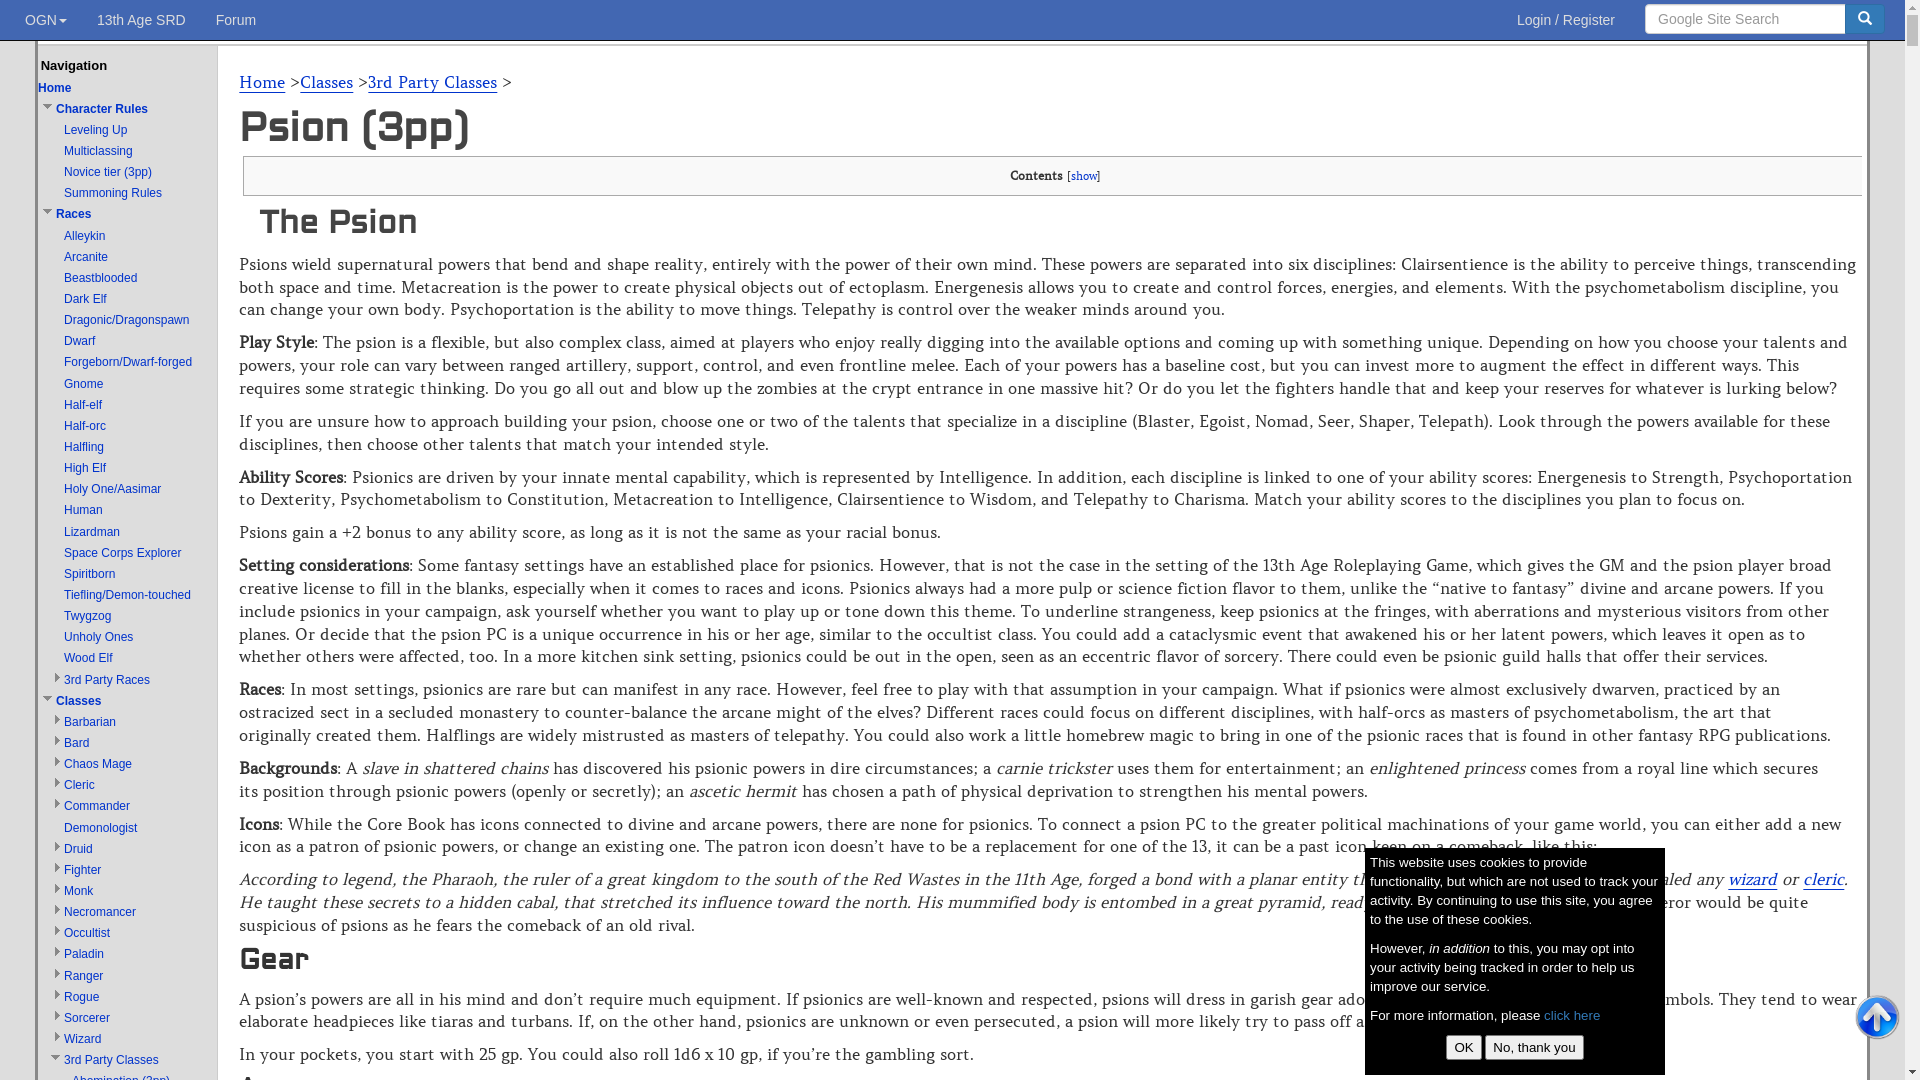 Image resolution: width=1920 pixels, height=1080 pixels. I want to click on 'Sorcerer', so click(85, 1018).